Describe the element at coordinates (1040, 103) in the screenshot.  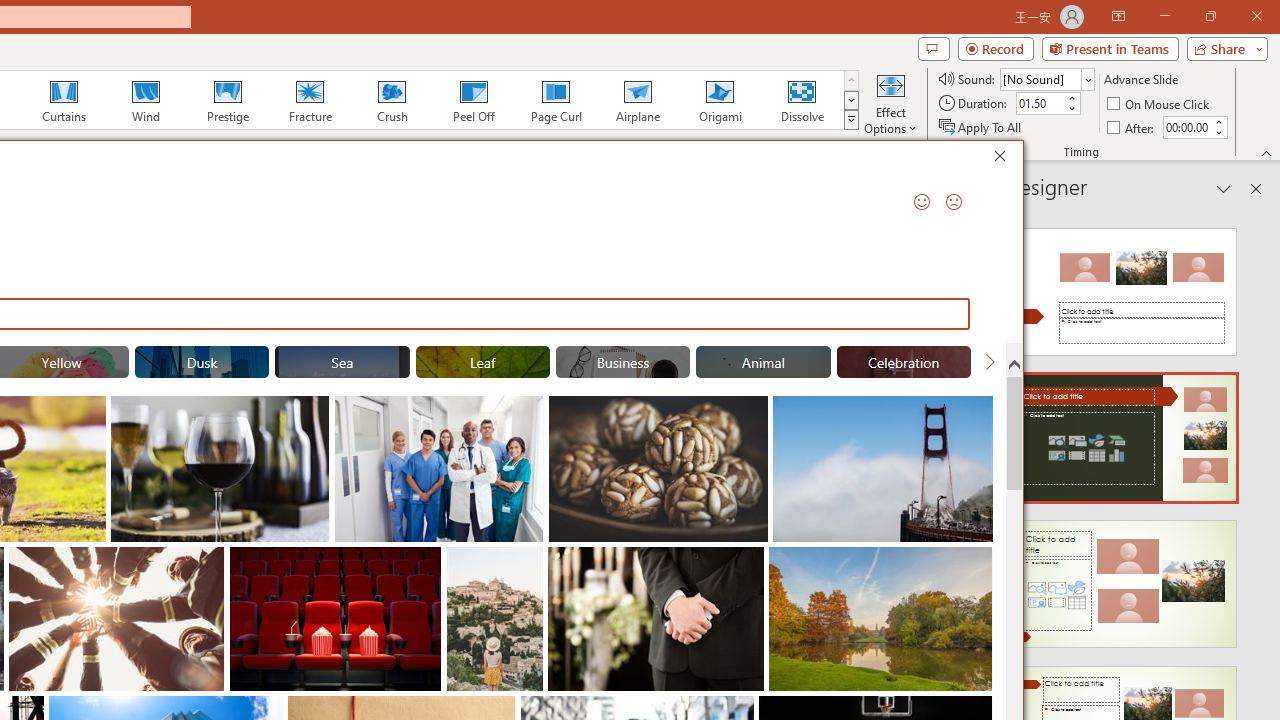
I see `'Duration'` at that location.